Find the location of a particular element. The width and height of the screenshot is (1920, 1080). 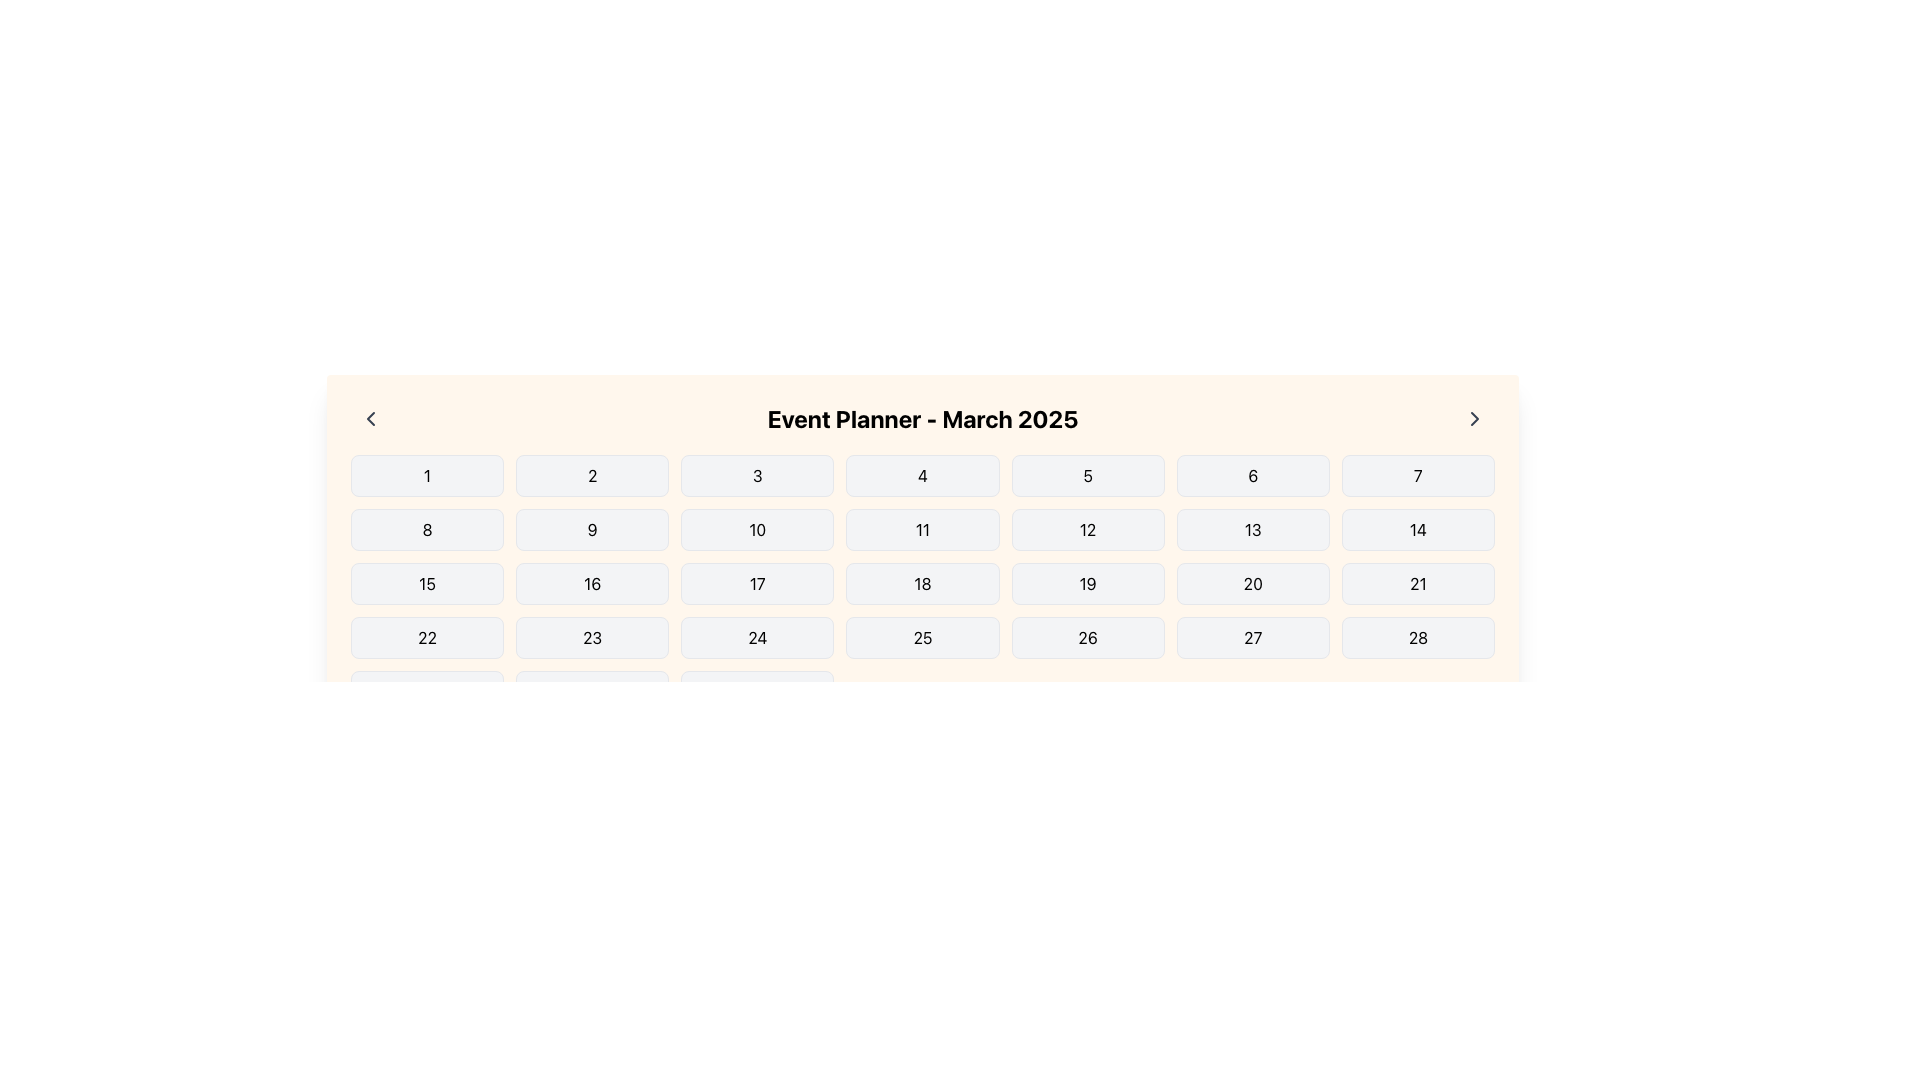

the clickable grid cell representing the day of the month in the calendar interface is located at coordinates (920, 528).